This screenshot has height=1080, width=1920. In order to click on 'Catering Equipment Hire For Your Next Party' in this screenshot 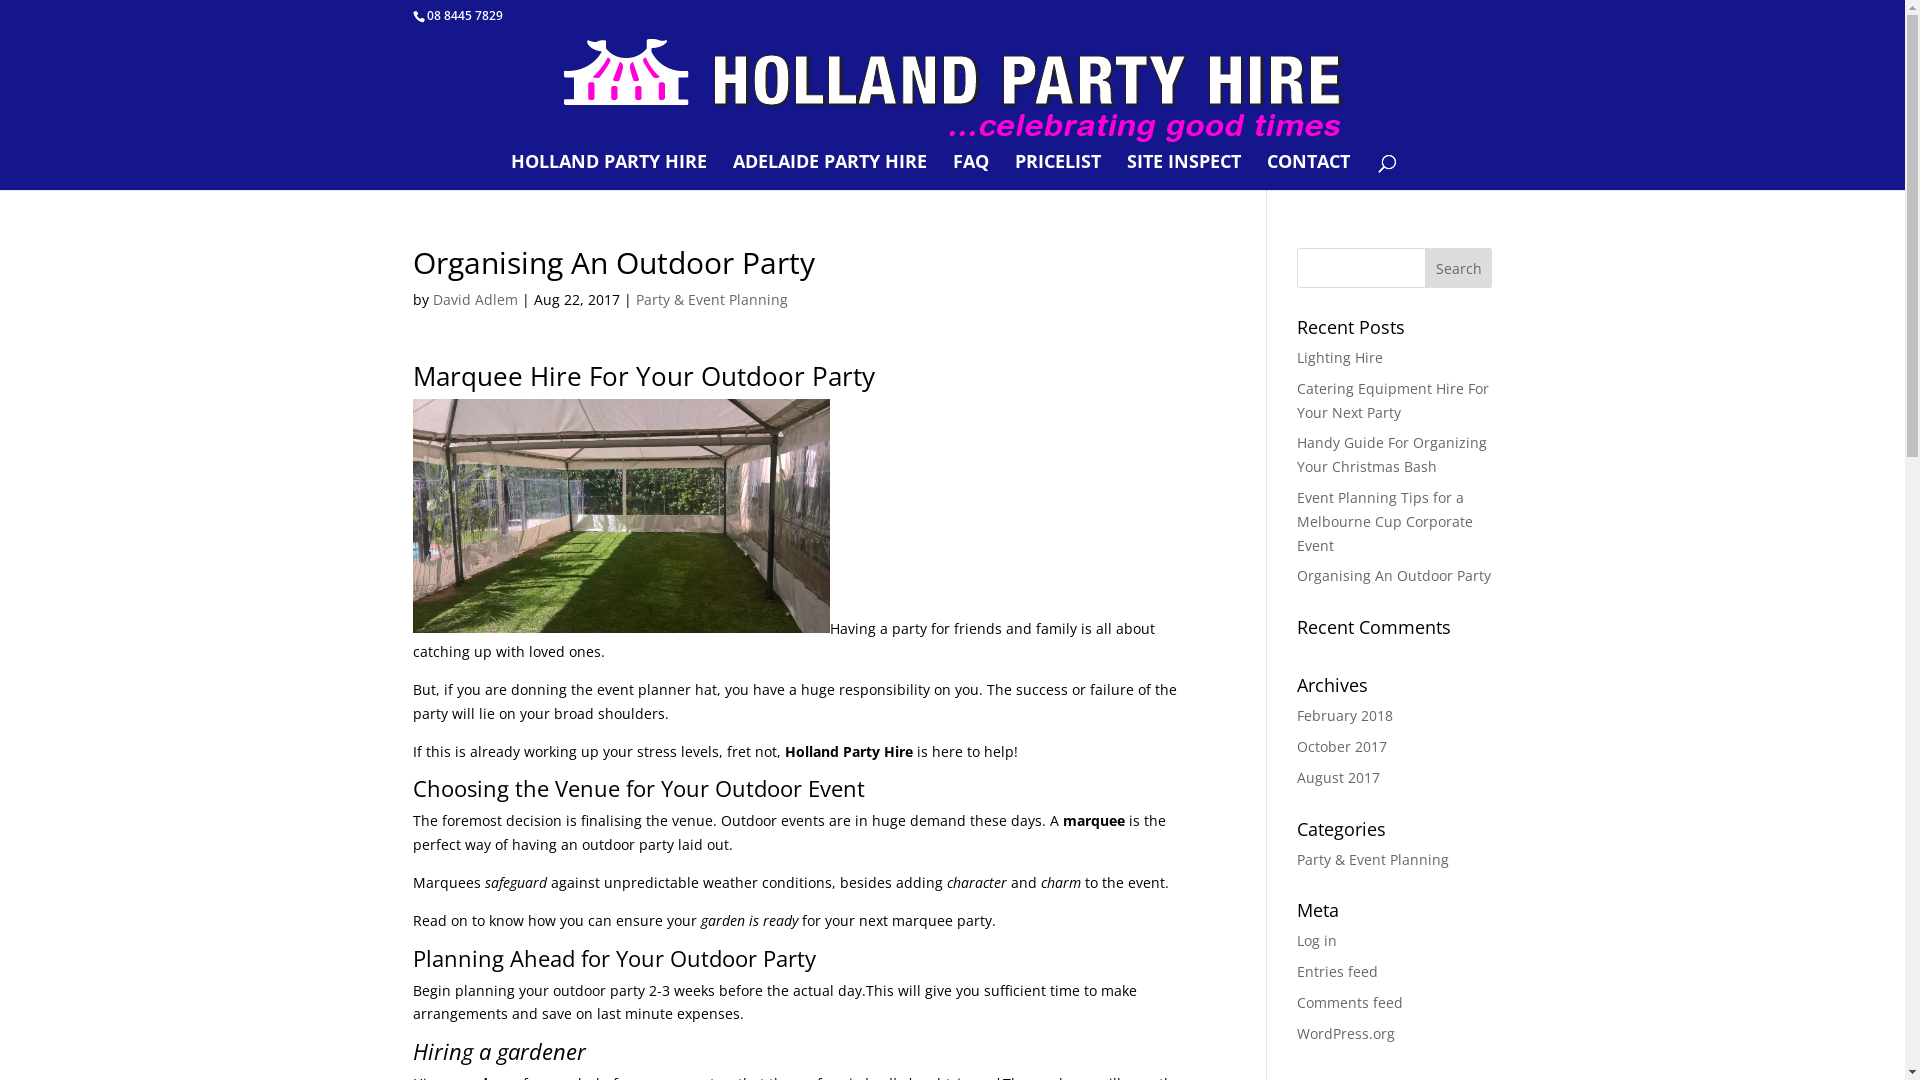, I will do `click(1296, 400)`.